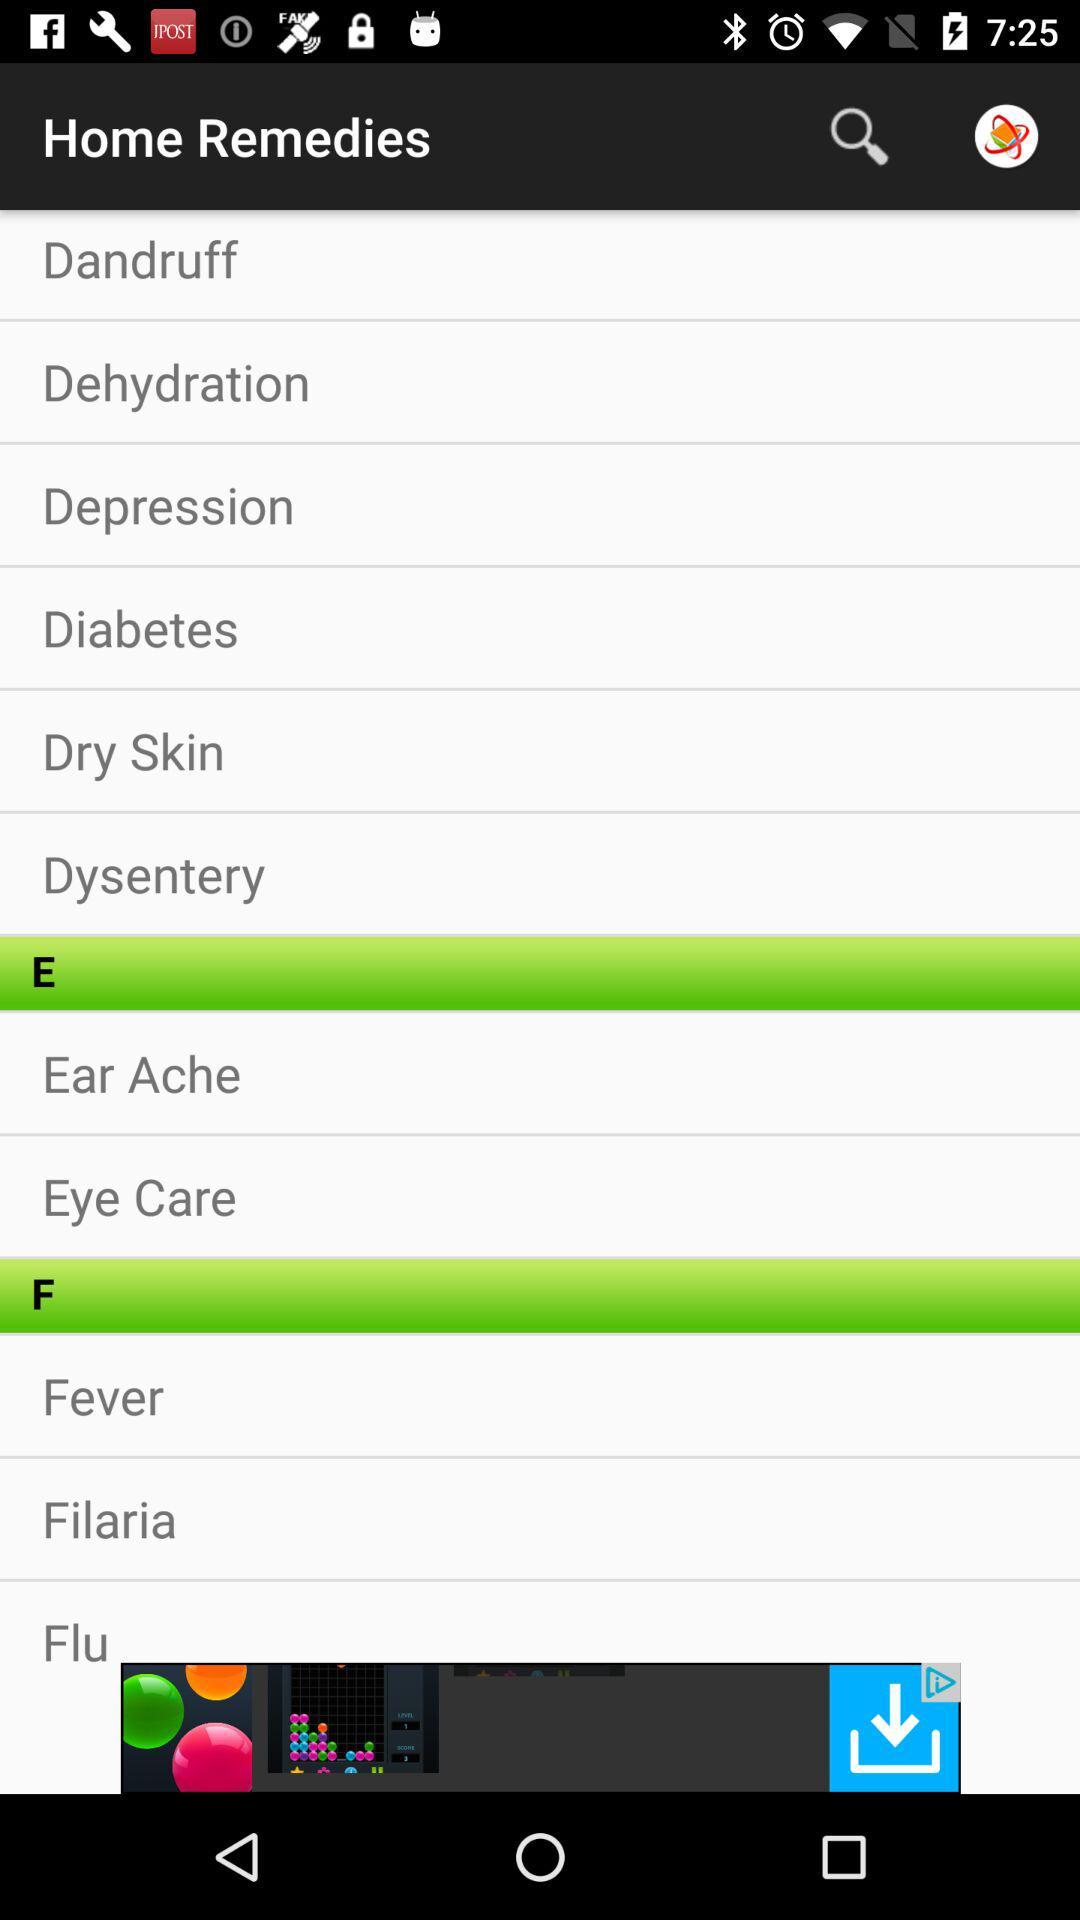 The width and height of the screenshot is (1080, 1920). What do you see at coordinates (540, 1727) in the screenshot?
I see `open advertisement` at bounding box center [540, 1727].